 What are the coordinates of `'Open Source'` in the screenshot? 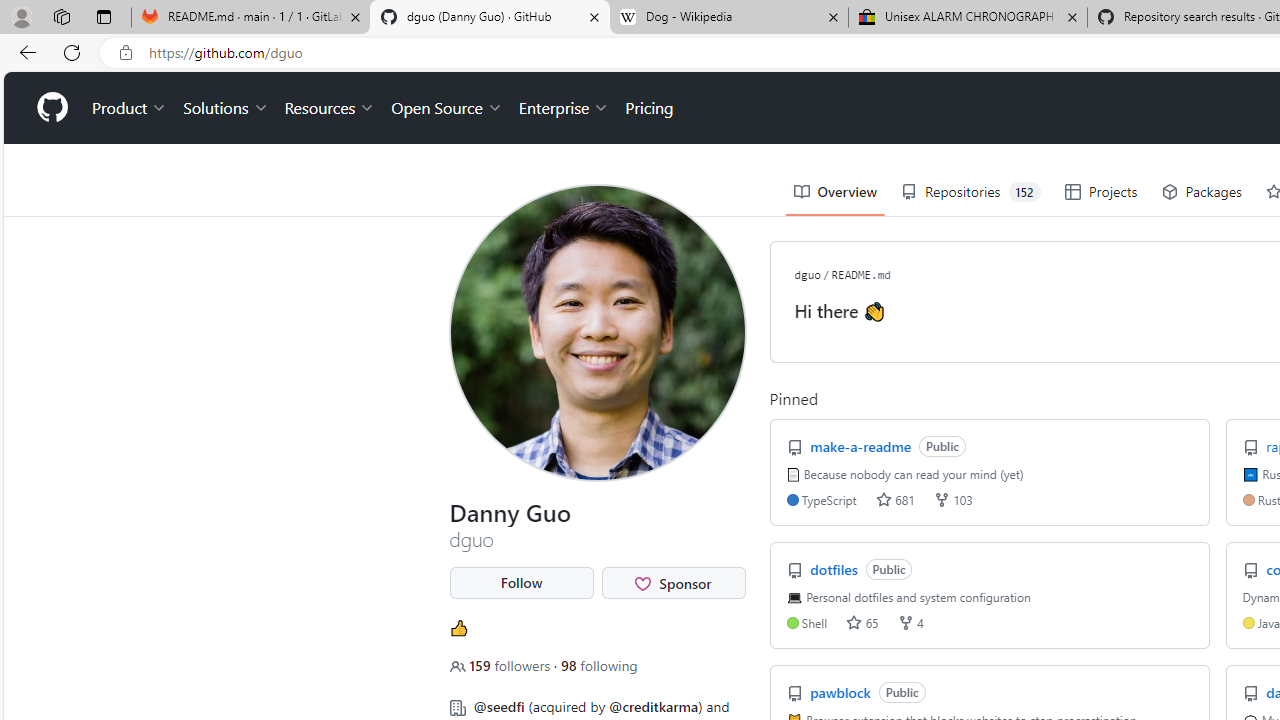 It's located at (445, 108).